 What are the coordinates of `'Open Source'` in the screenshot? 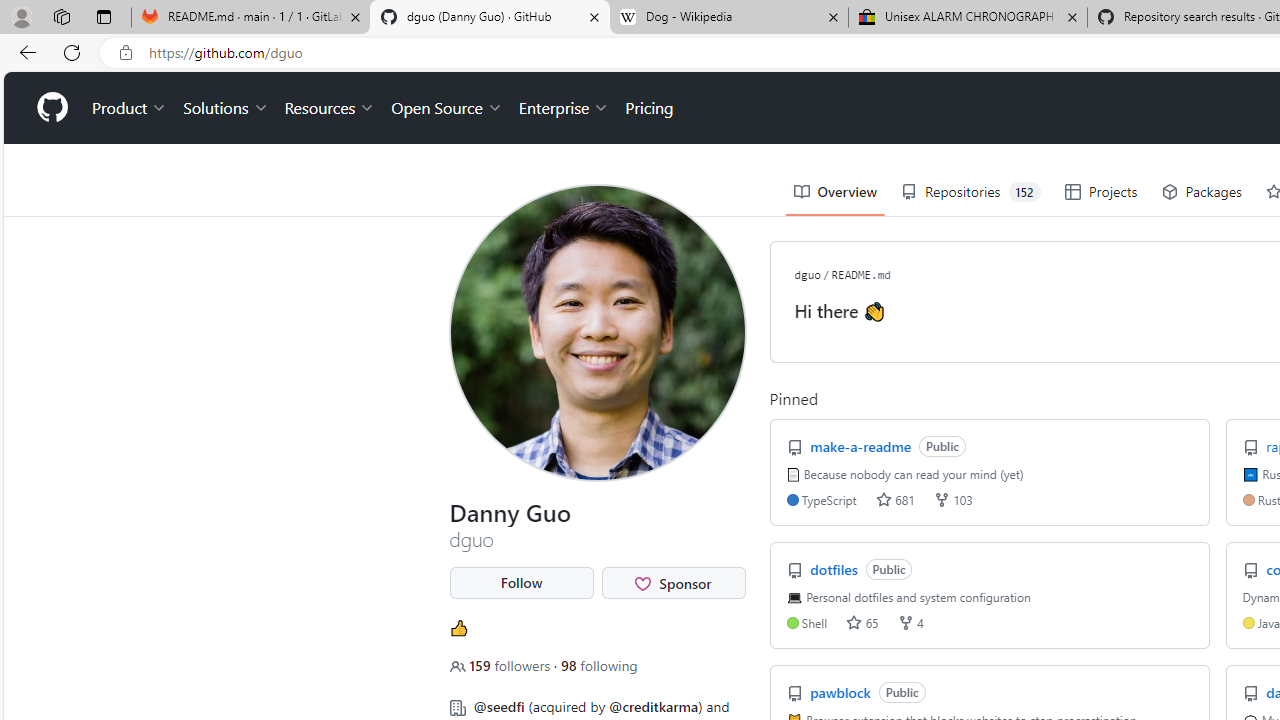 It's located at (445, 108).